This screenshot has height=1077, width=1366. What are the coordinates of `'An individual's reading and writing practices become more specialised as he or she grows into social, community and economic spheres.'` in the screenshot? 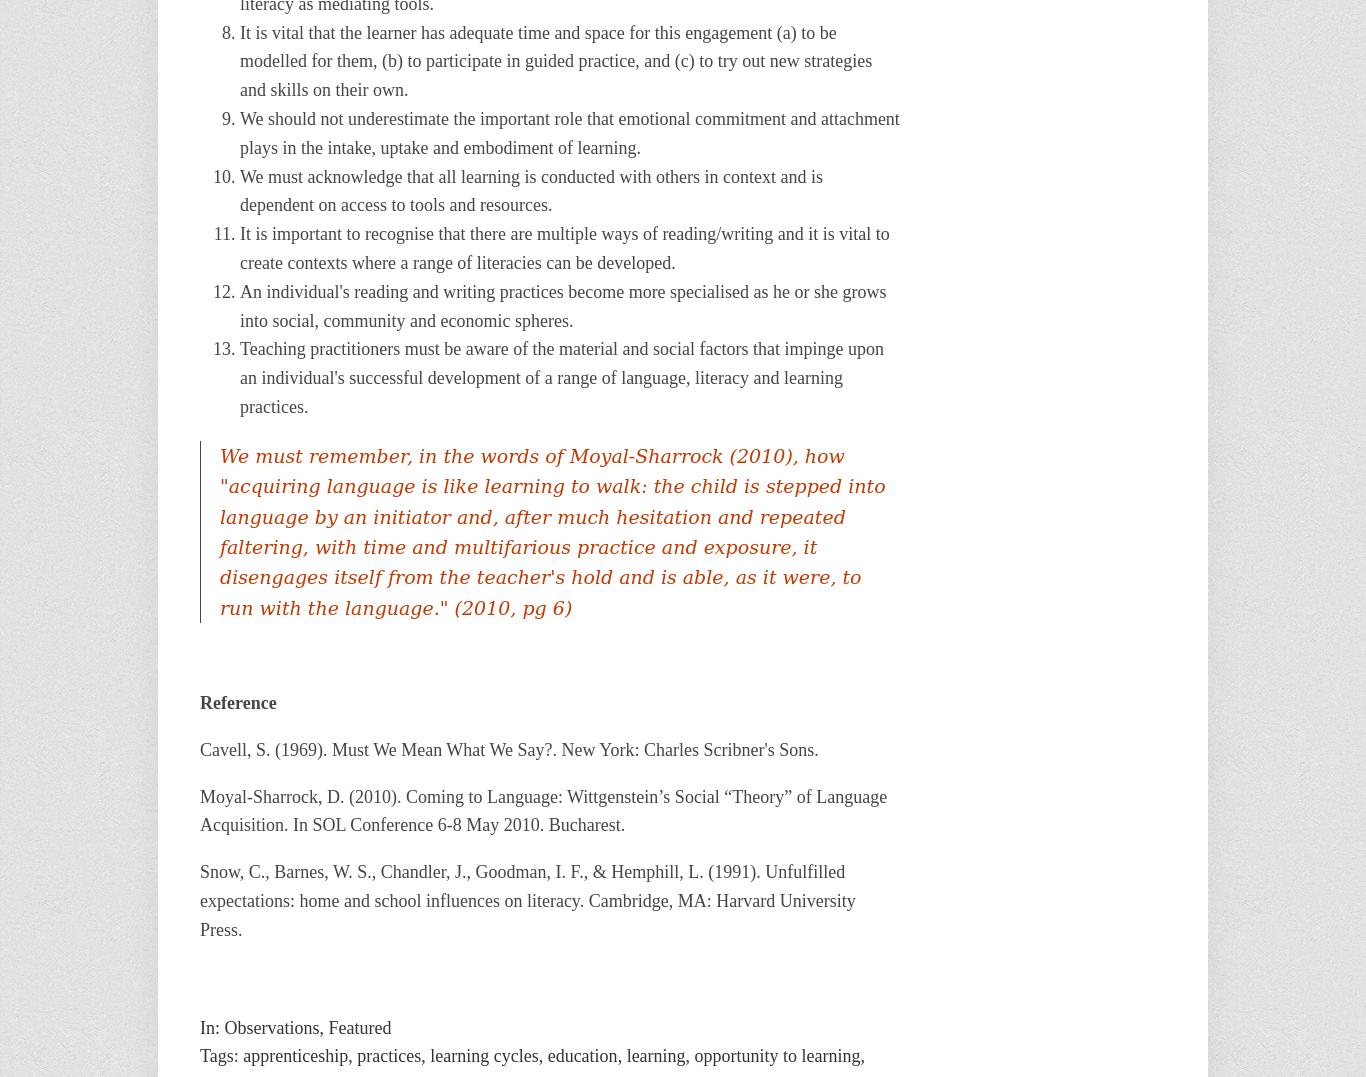 It's located at (563, 305).